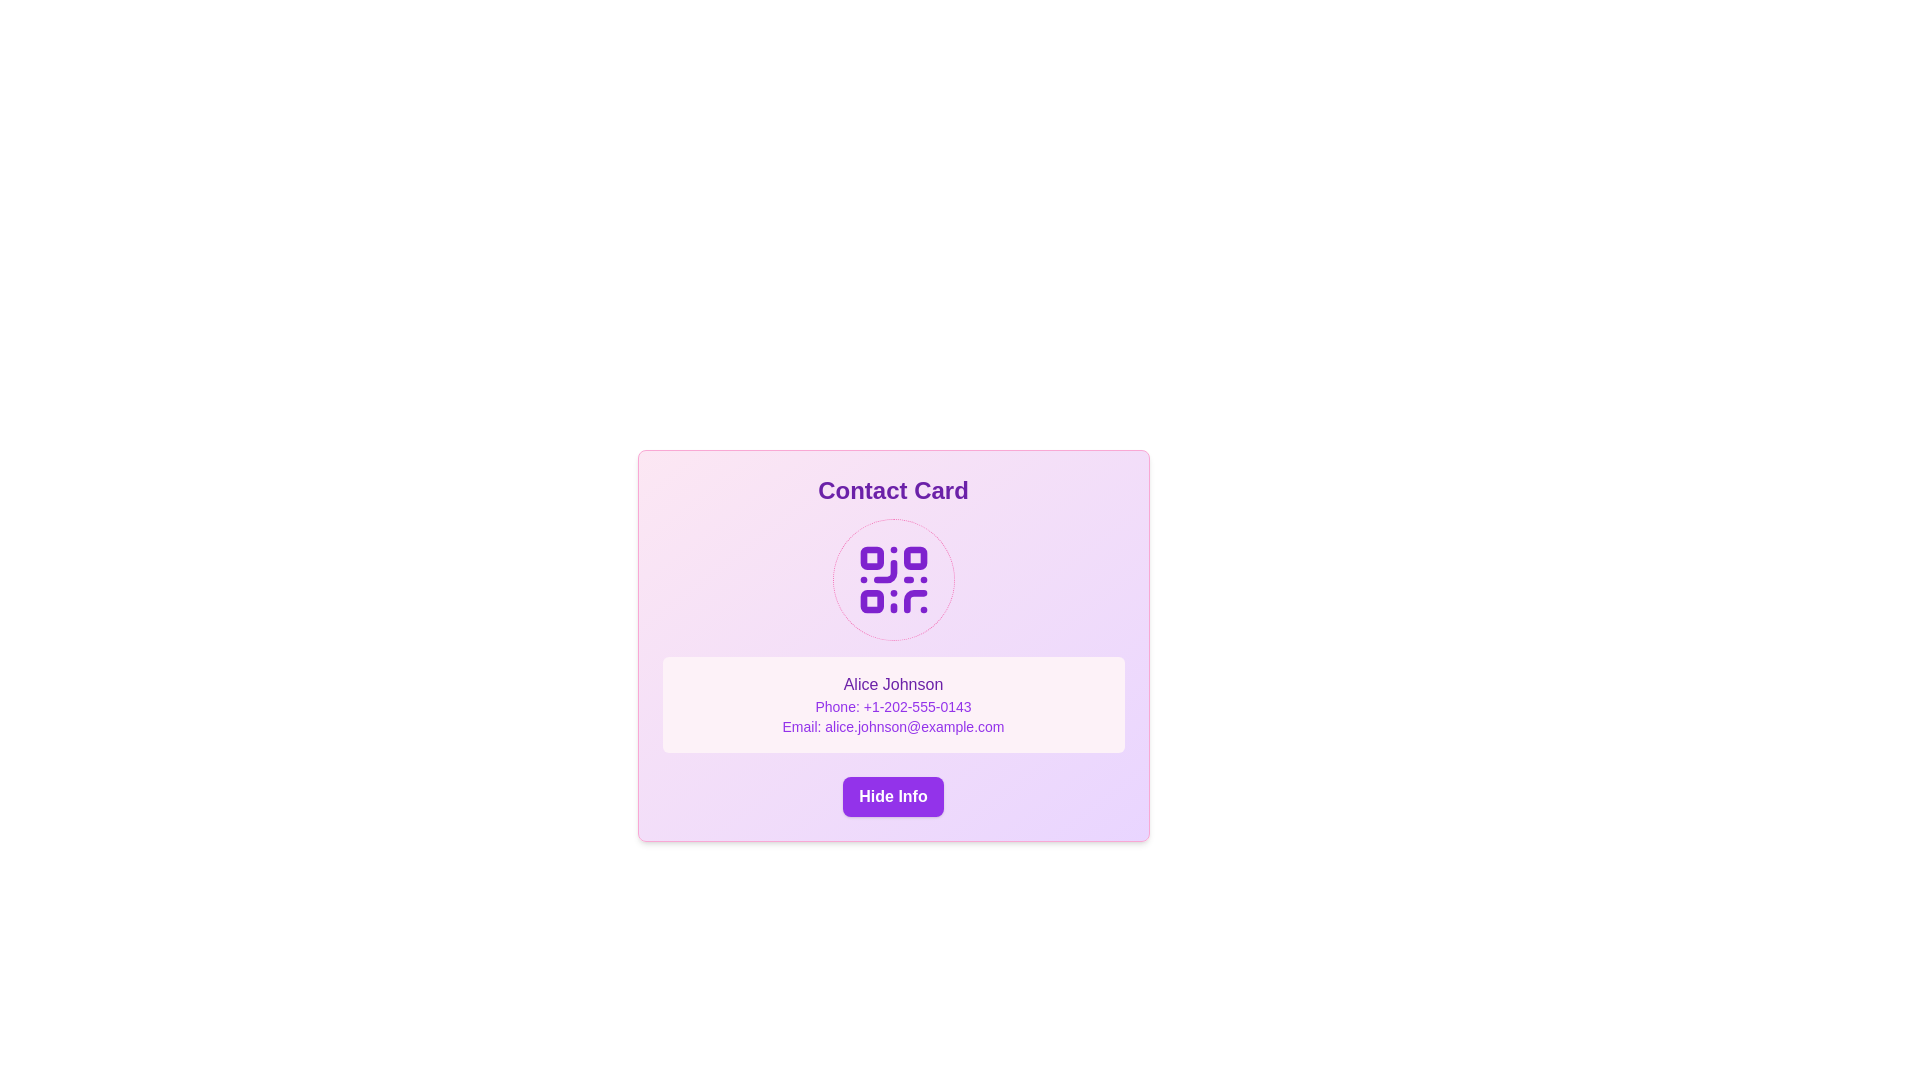 This screenshot has height=1080, width=1920. What do you see at coordinates (871, 558) in the screenshot?
I see `the first decorative square in the QR code graphic, which is styled in purple and located at the top-left of the QR code` at bounding box center [871, 558].